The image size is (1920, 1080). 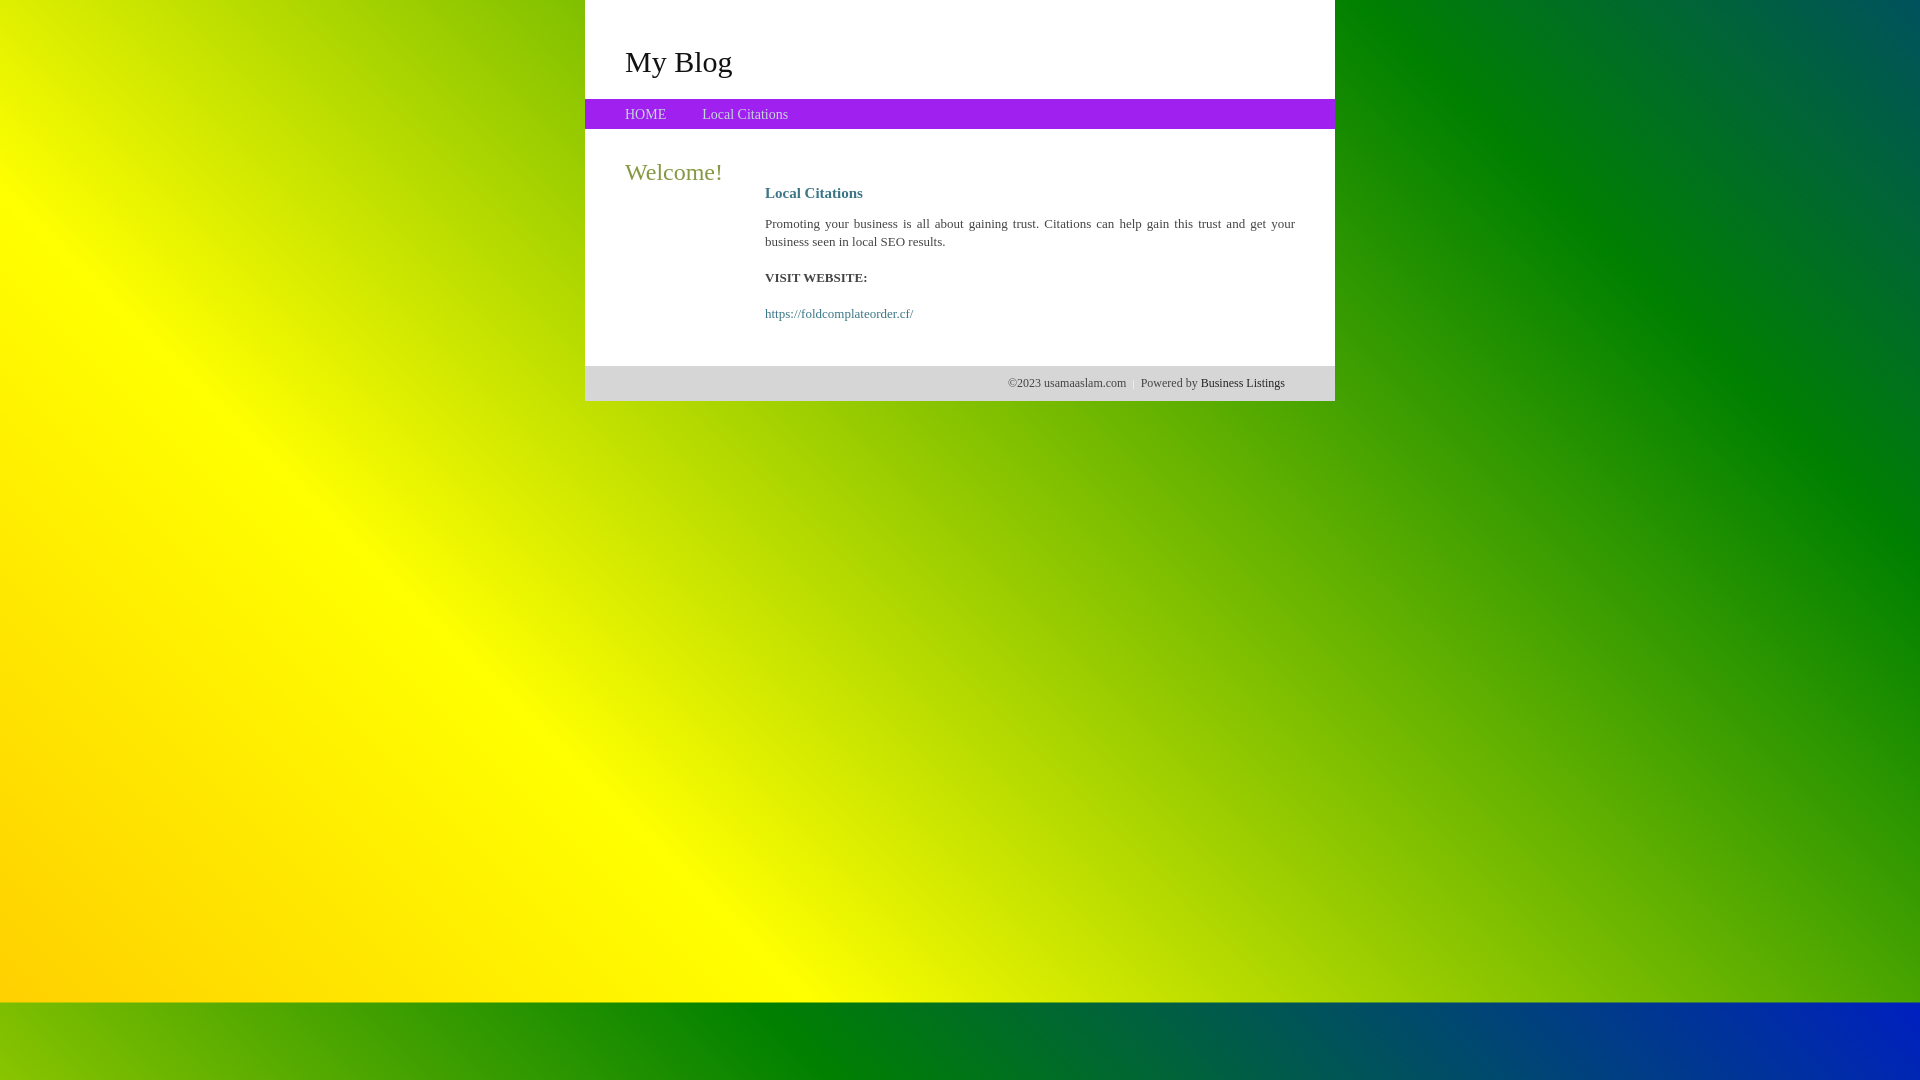 I want to click on 'My Blog', so click(x=678, y=60).